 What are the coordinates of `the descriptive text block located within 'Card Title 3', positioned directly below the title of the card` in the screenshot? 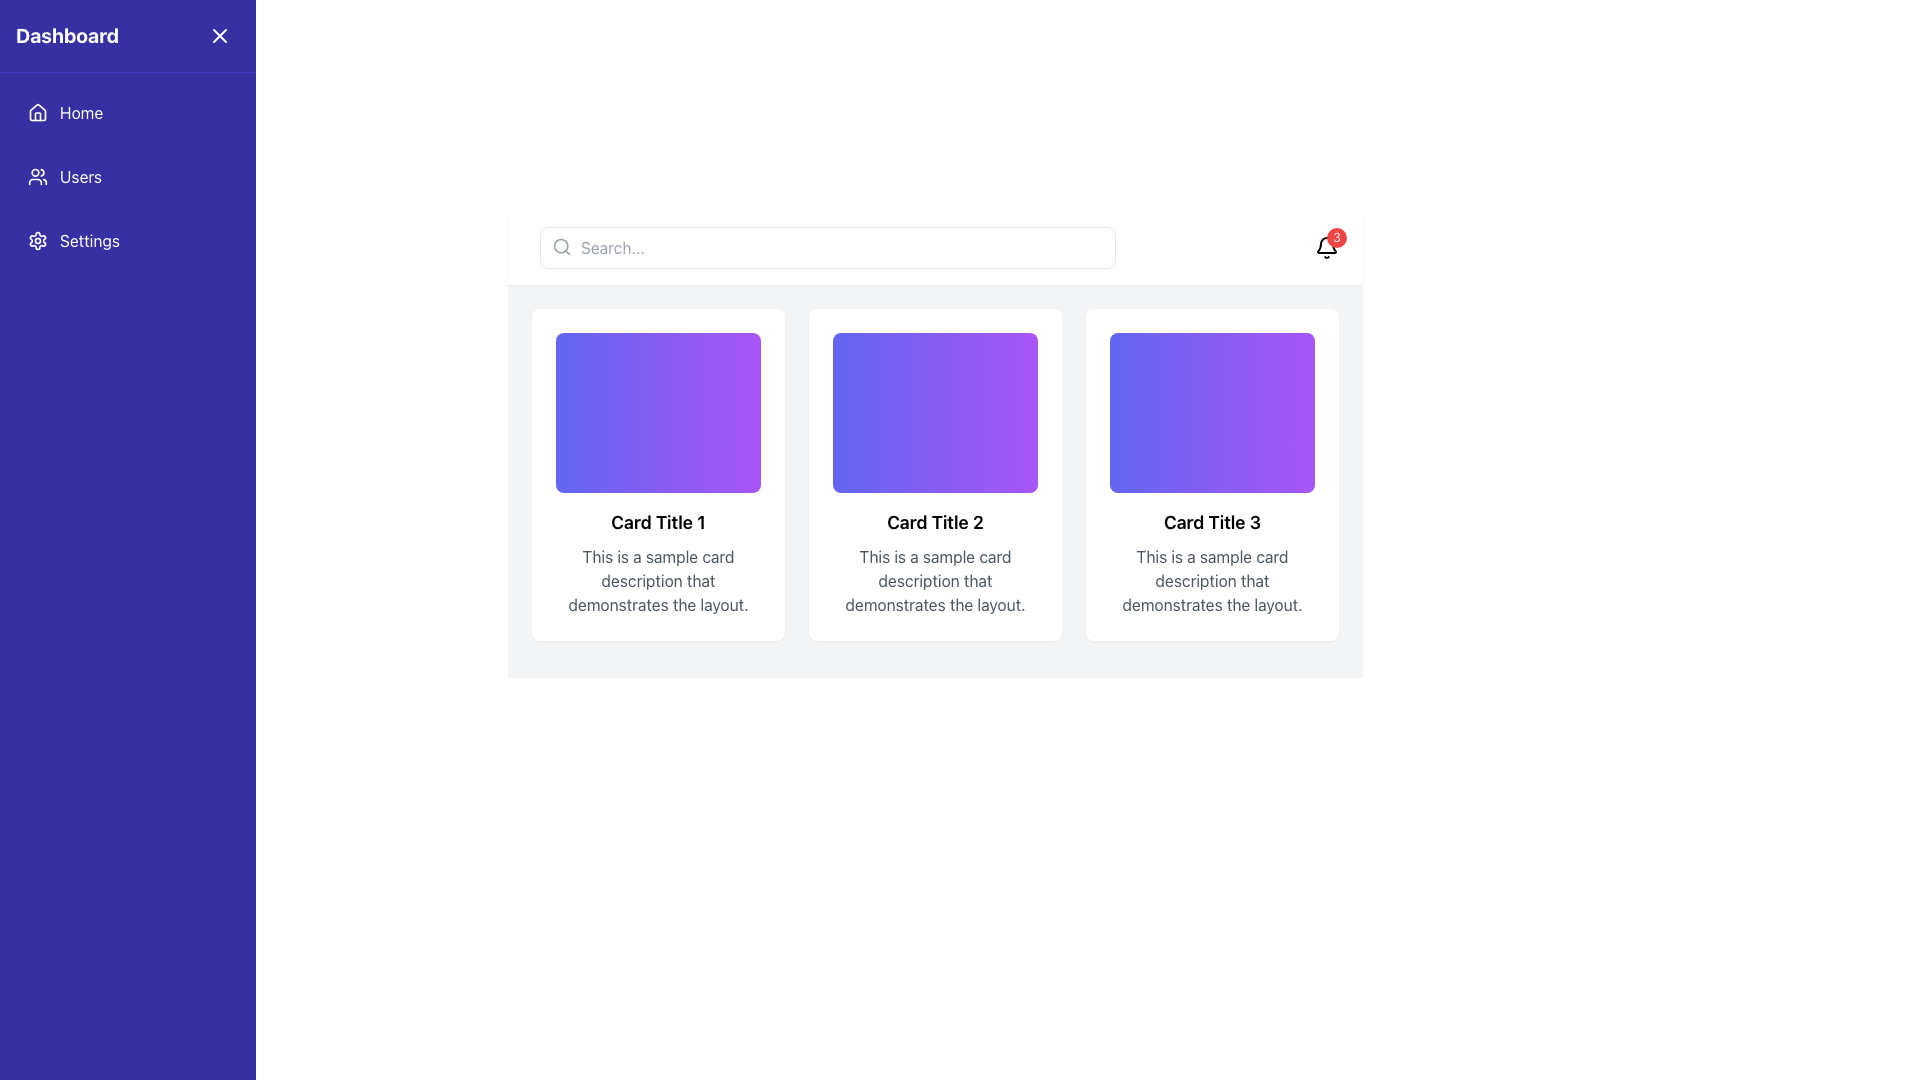 It's located at (1211, 581).